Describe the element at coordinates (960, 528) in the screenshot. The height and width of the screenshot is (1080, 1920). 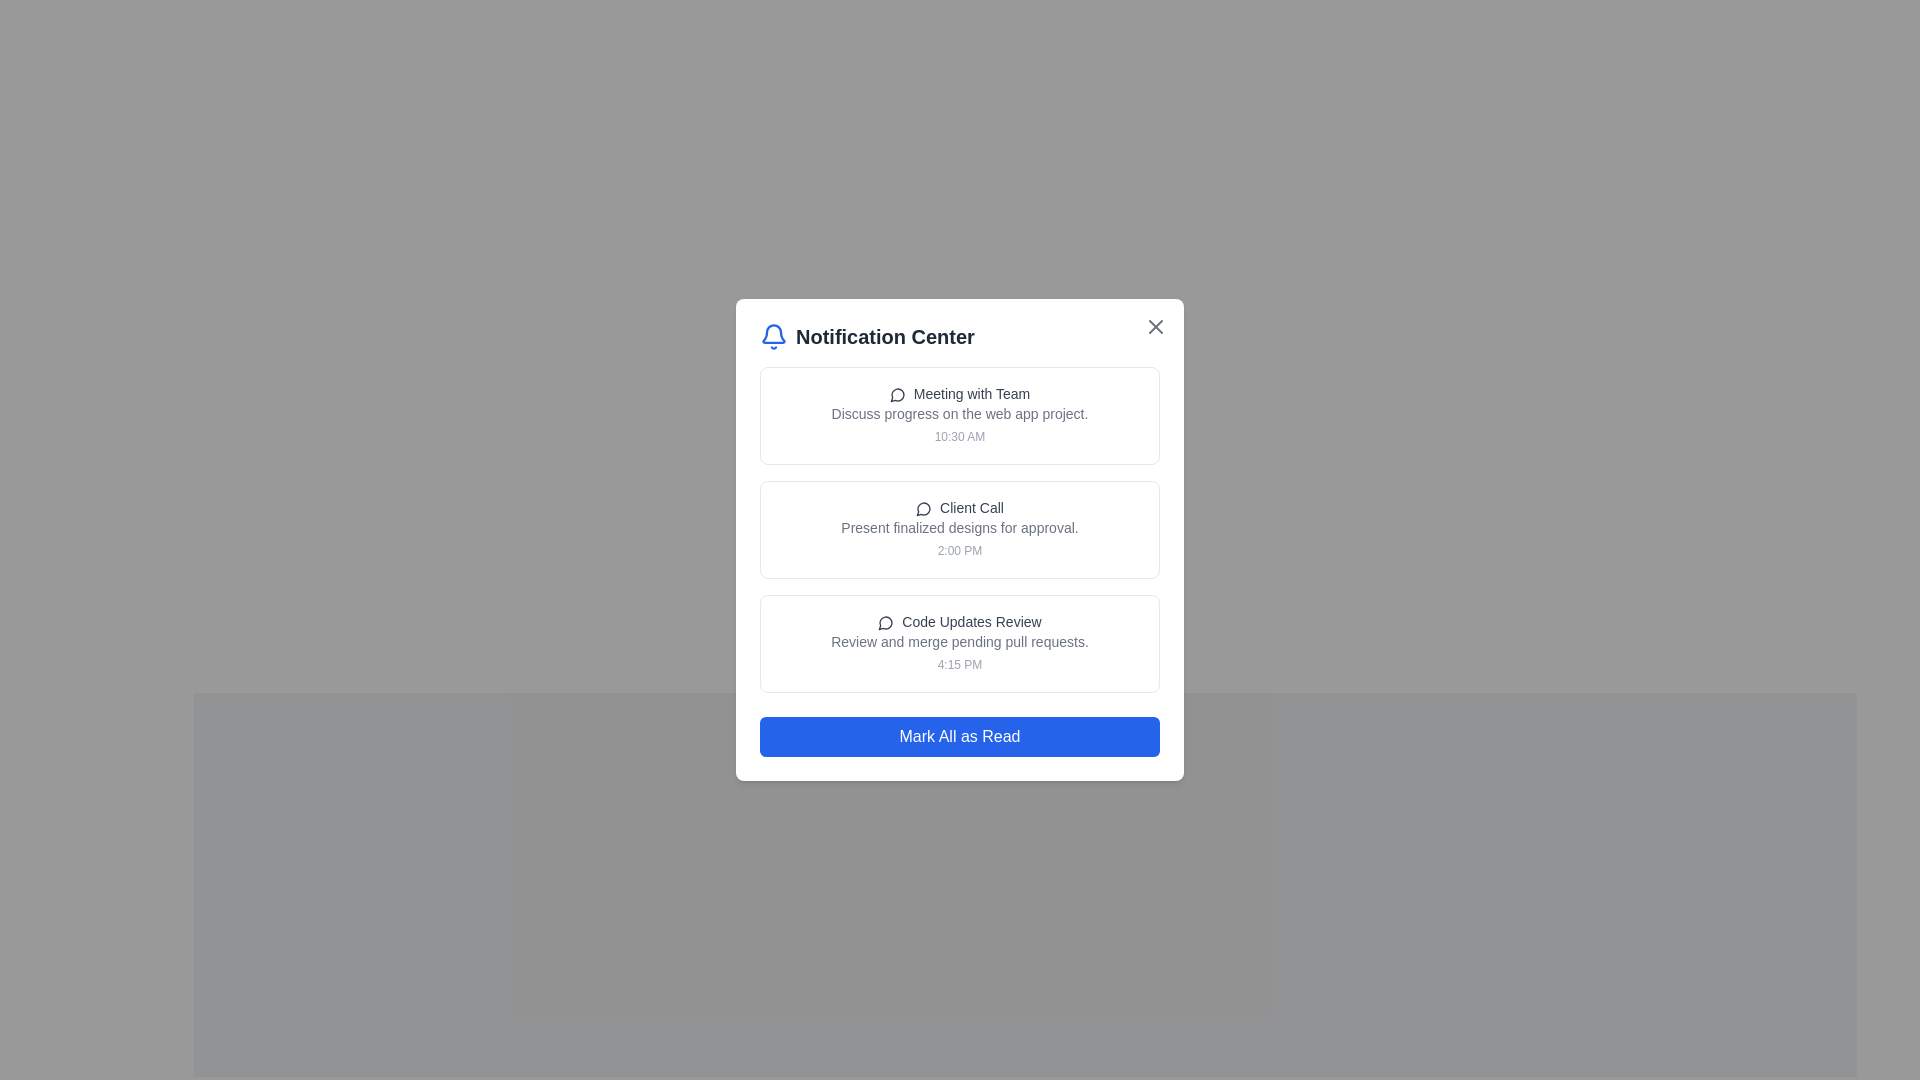
I see `the Notification card in the Notification Center modal, which is the middle card between 'Meeting with Team' and 'Code Updates Review'` at that location.